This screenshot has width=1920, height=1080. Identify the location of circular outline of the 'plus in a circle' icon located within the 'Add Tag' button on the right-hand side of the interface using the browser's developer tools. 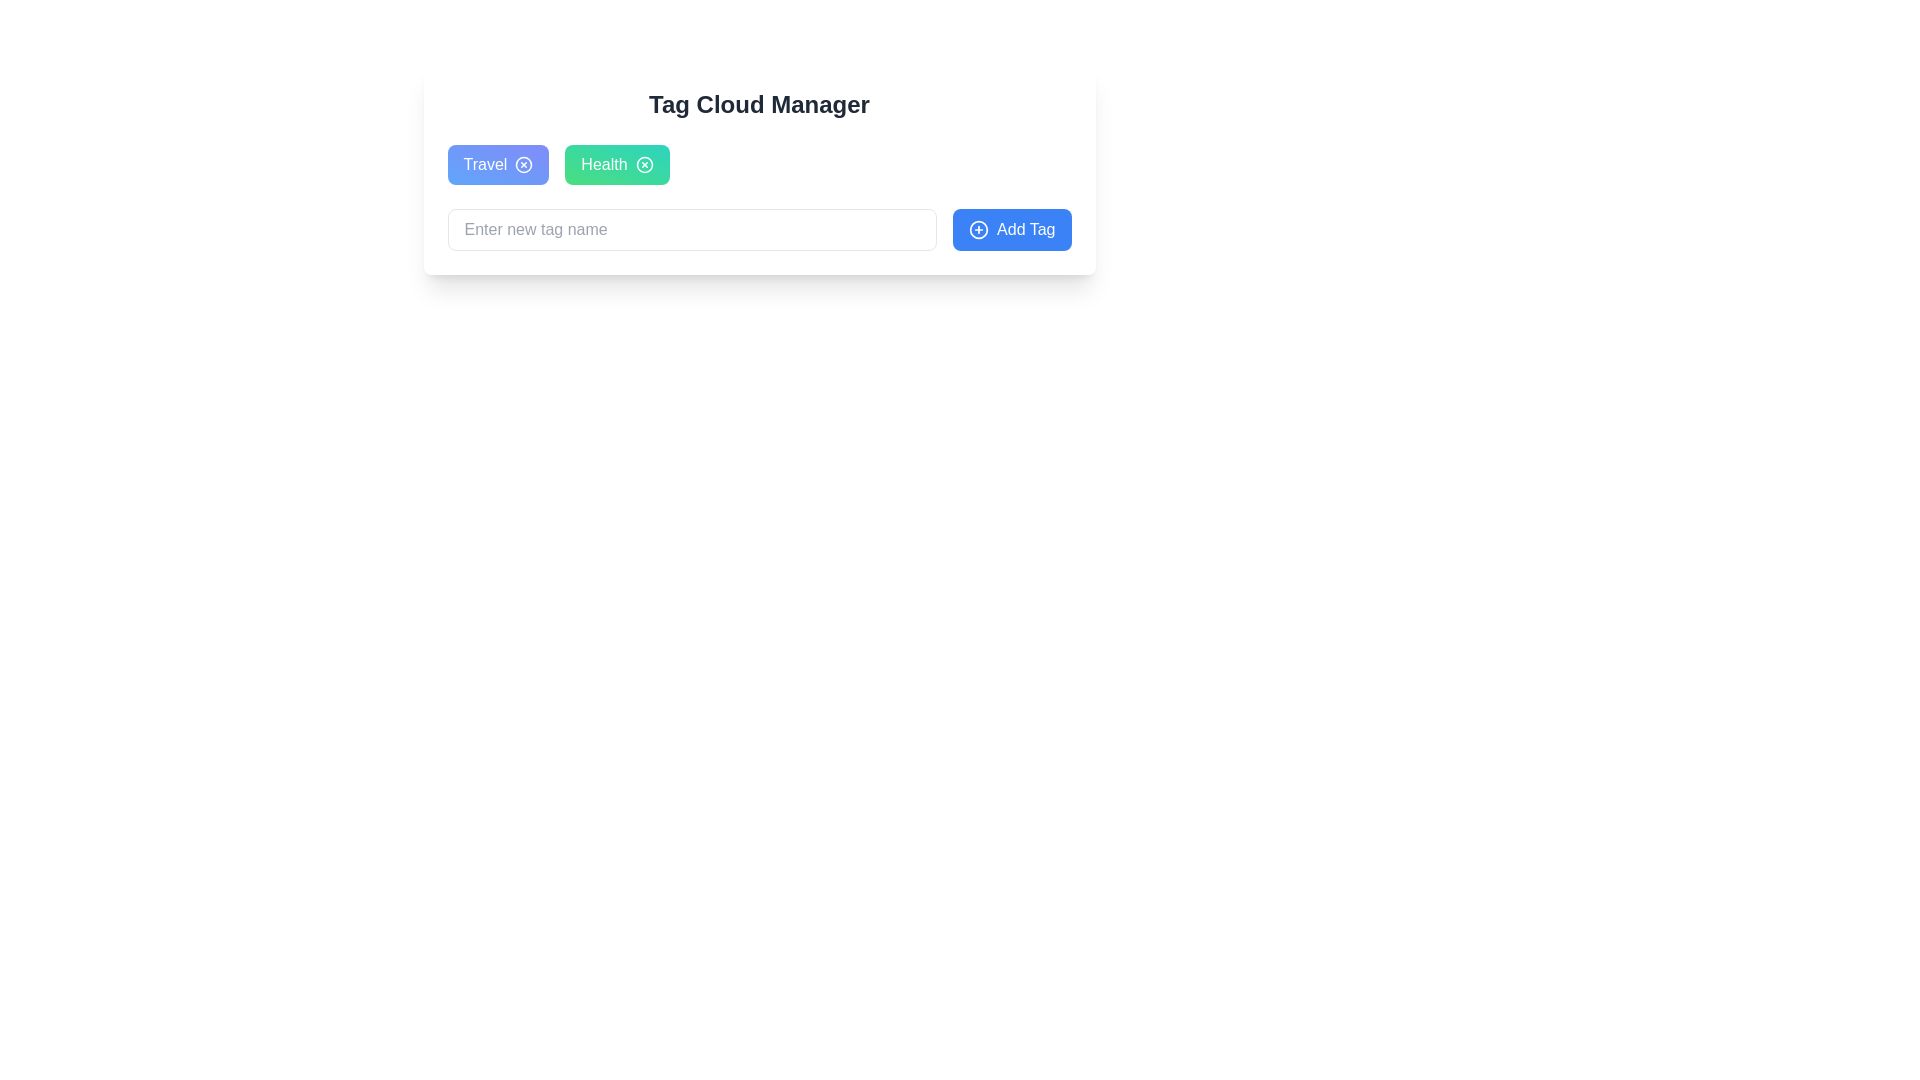
(979, 229).